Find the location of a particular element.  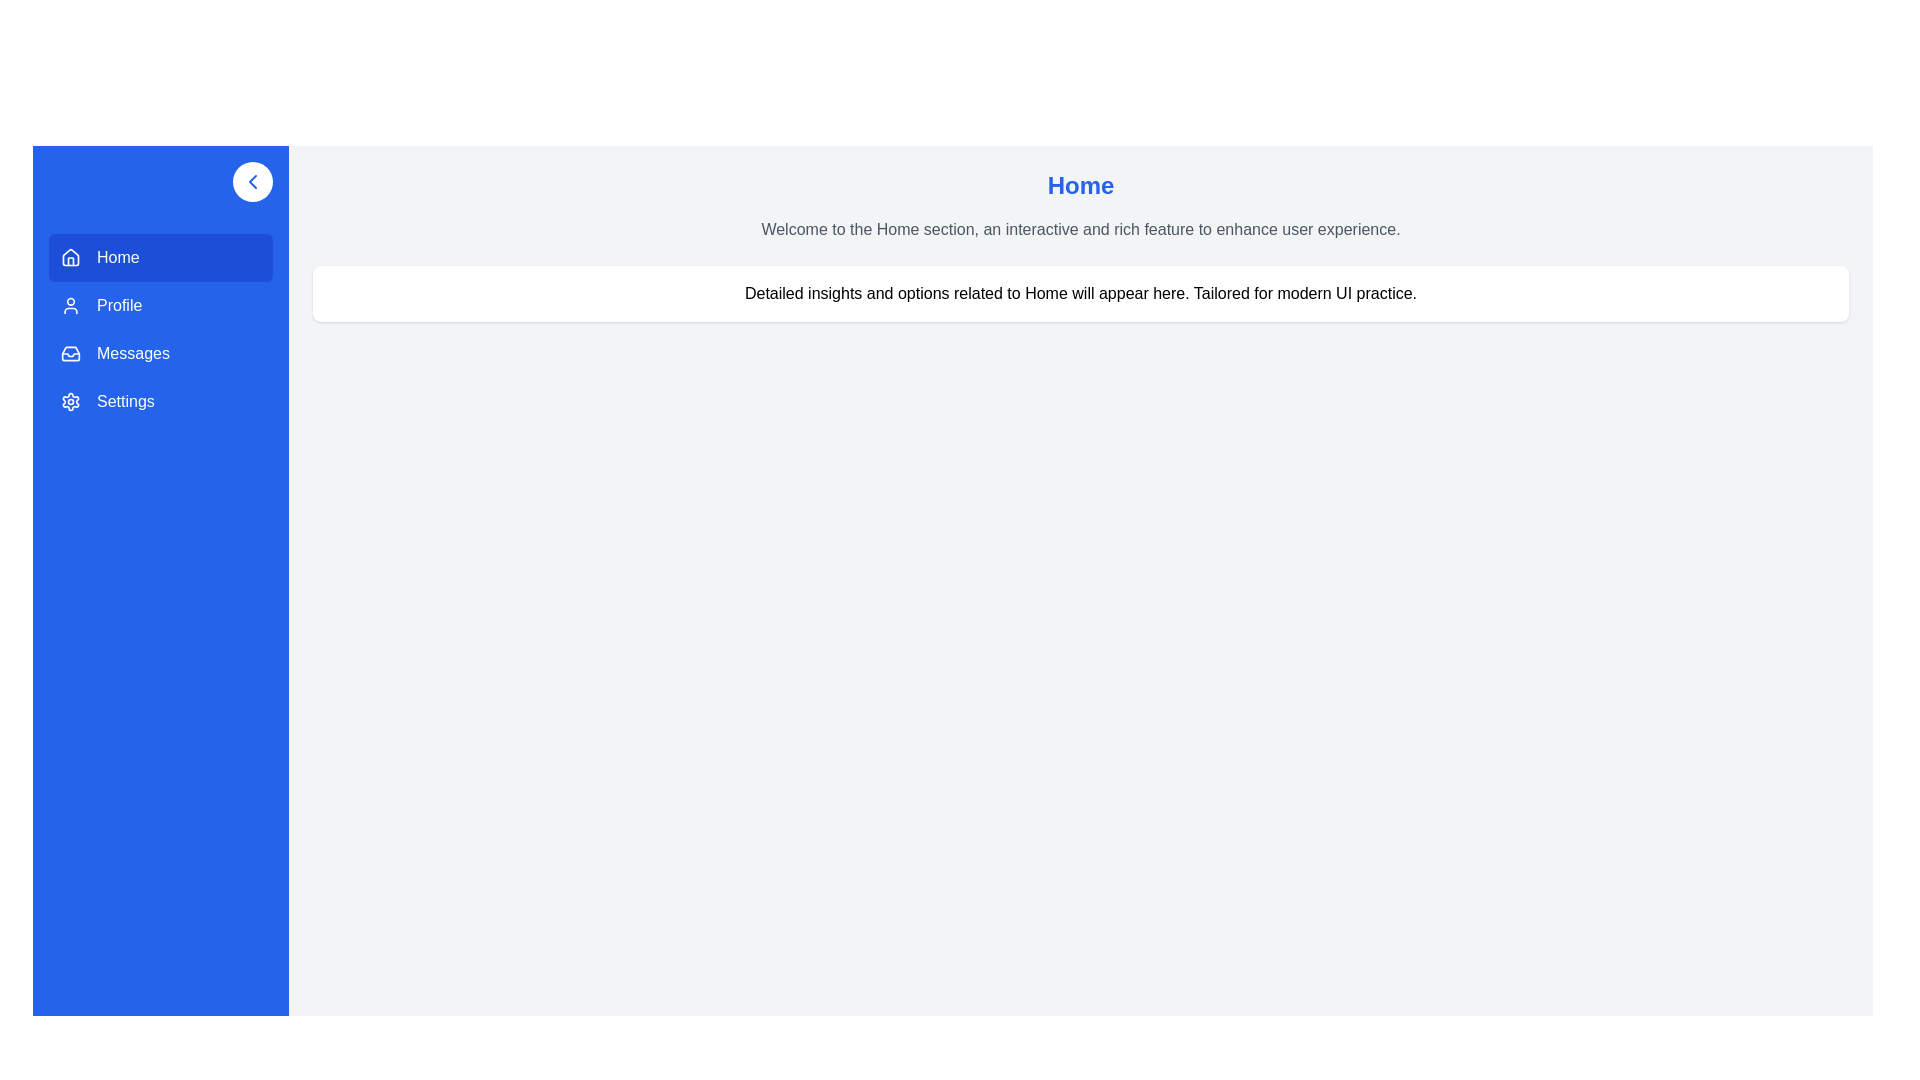

the toggle button to change the drawer's visibility is located at coordinates (252, 181).